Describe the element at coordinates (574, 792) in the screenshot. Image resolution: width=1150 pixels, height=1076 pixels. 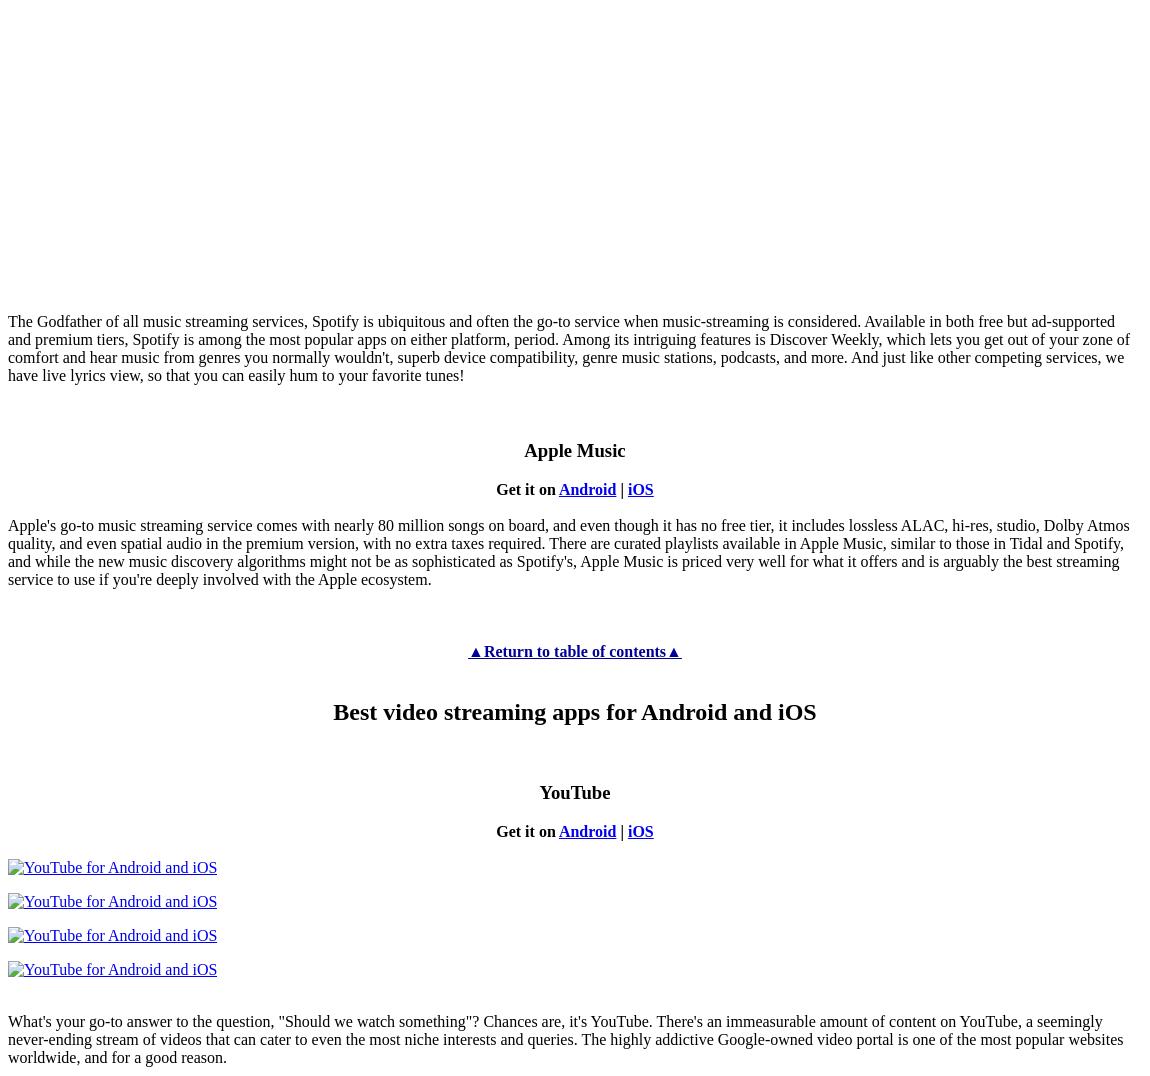
I see `'YouTube'` at that location.